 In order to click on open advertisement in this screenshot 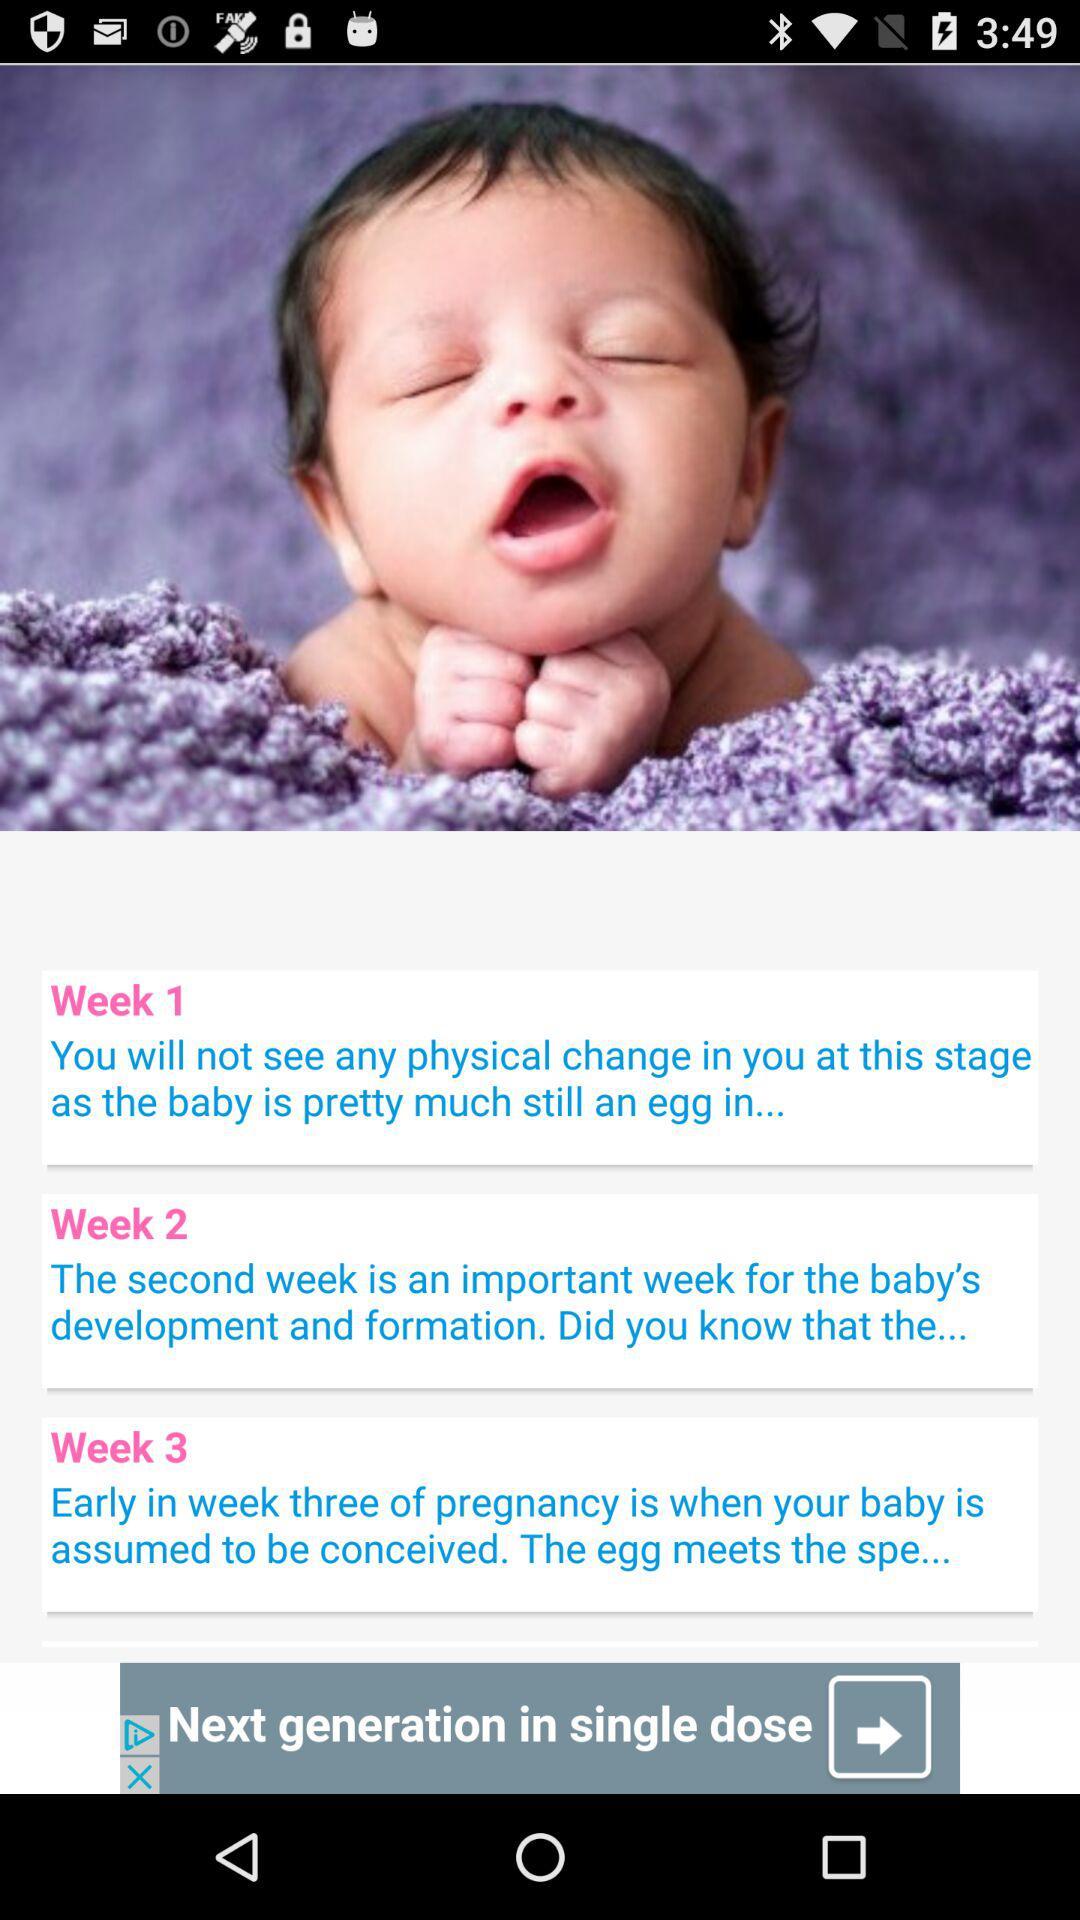, I will do `click(540, 1727)`.